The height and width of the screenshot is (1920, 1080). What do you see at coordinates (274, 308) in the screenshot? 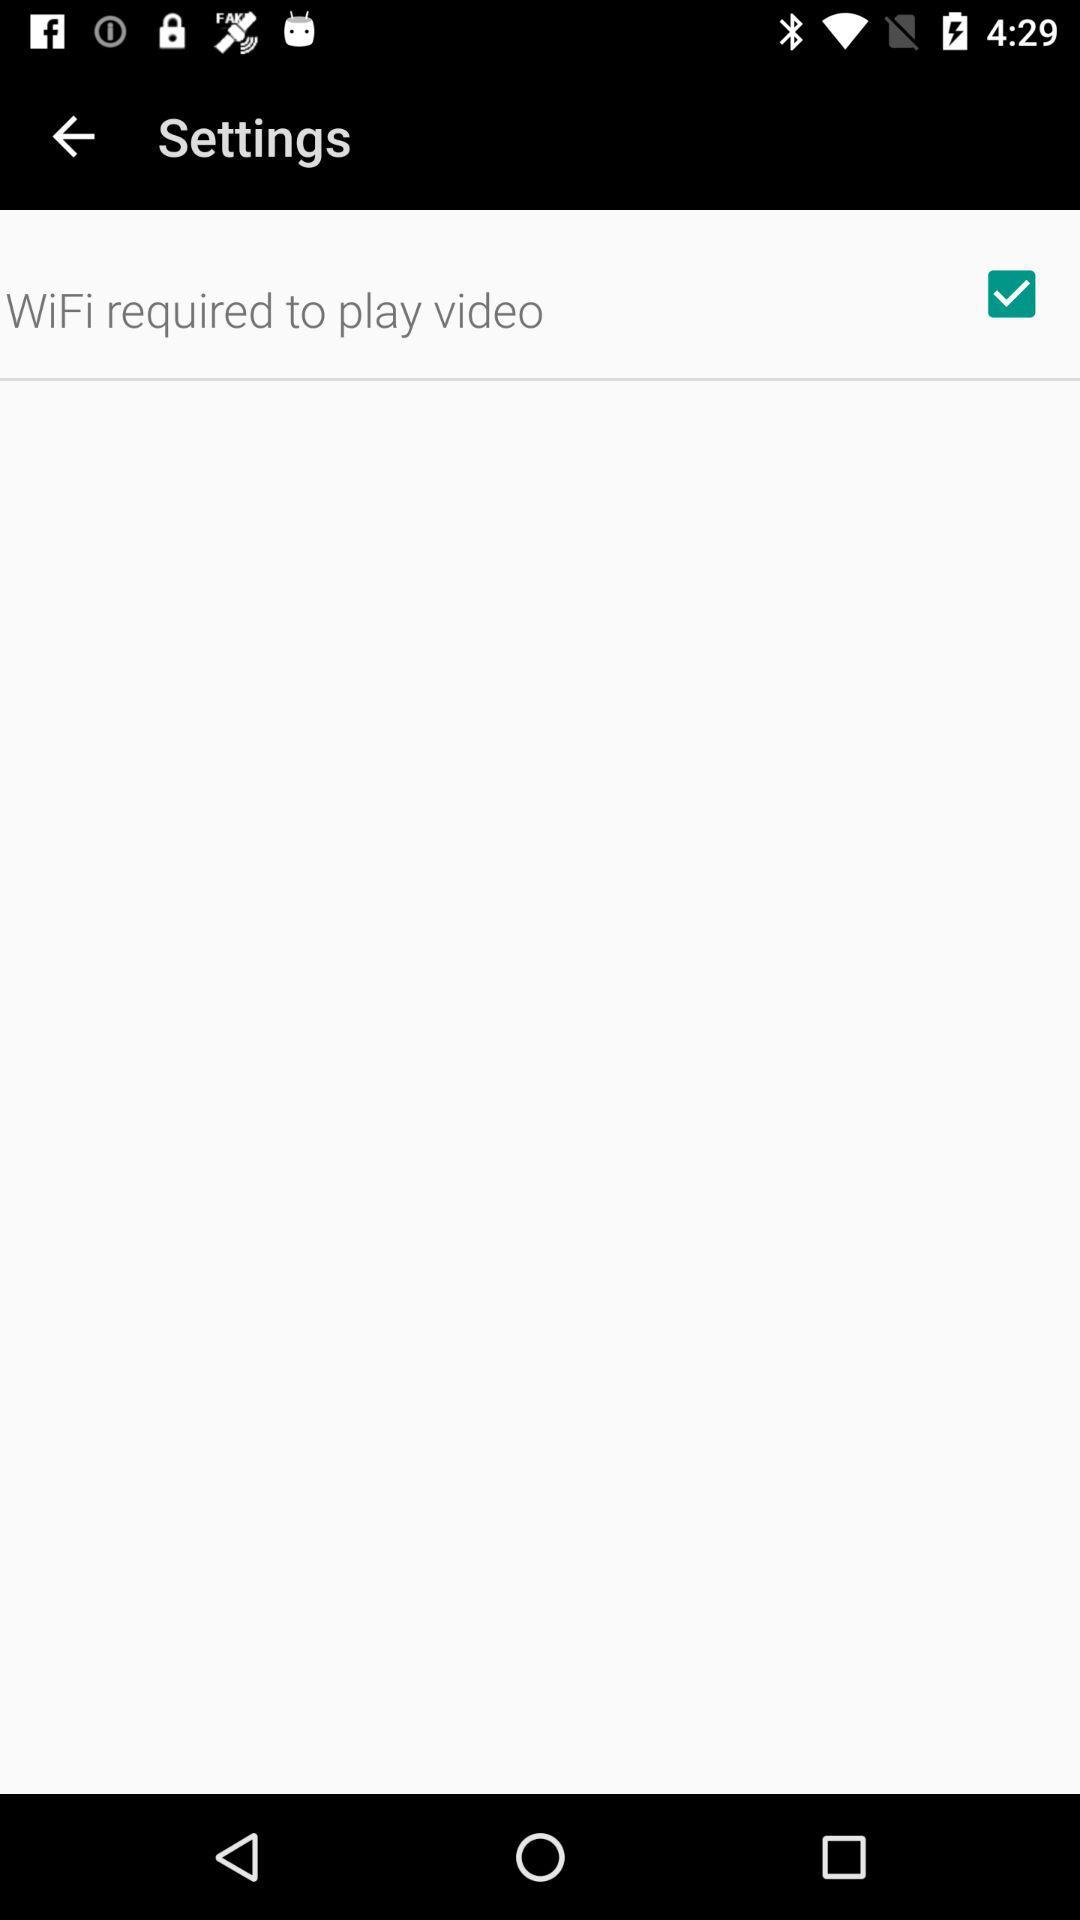
I see `the wifi required to item` at bounding box center [274, 308].